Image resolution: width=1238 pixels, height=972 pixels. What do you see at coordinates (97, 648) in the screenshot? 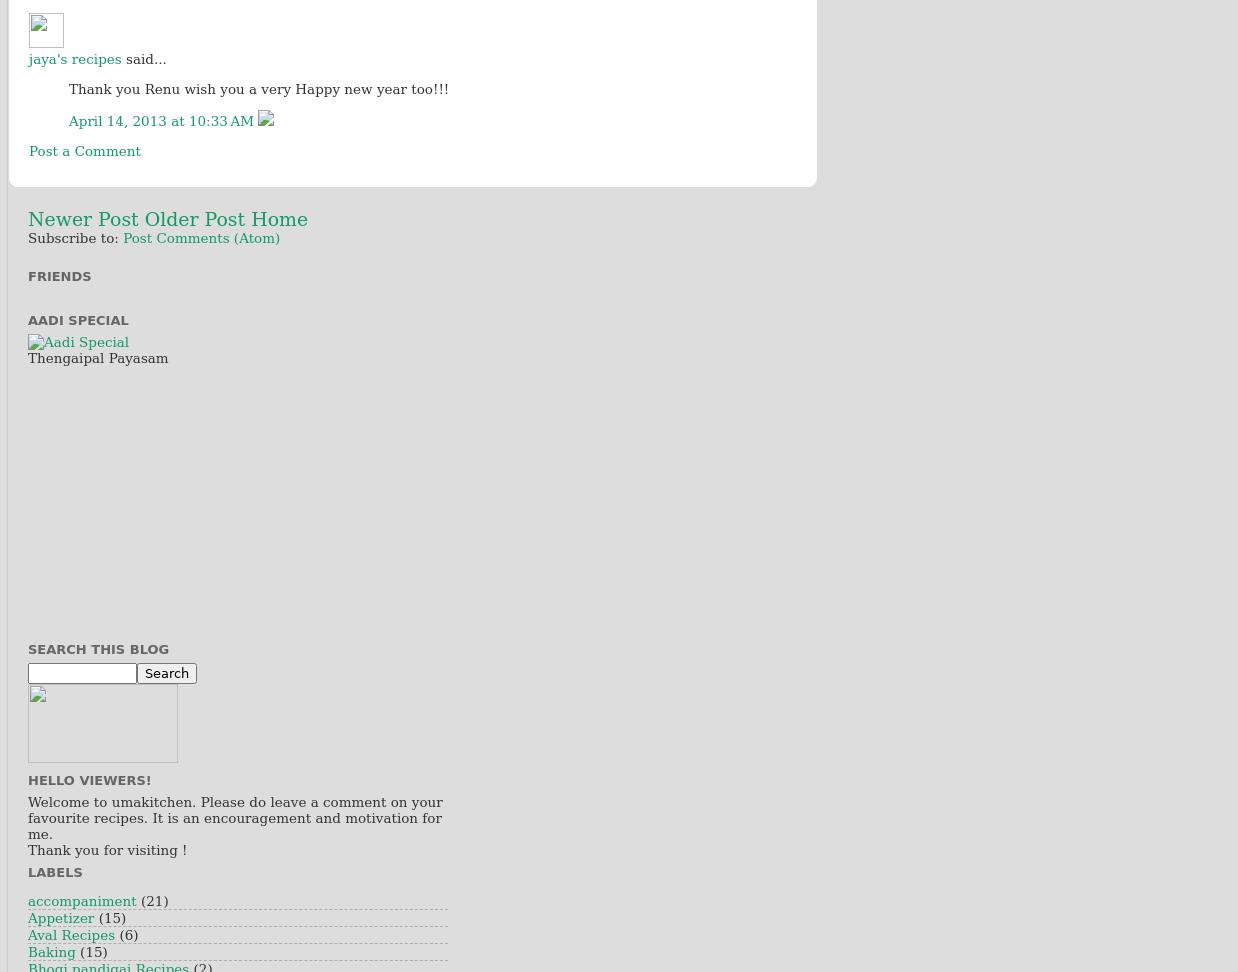
I see `'Search This Blog'` at bounding box center [97, 648].